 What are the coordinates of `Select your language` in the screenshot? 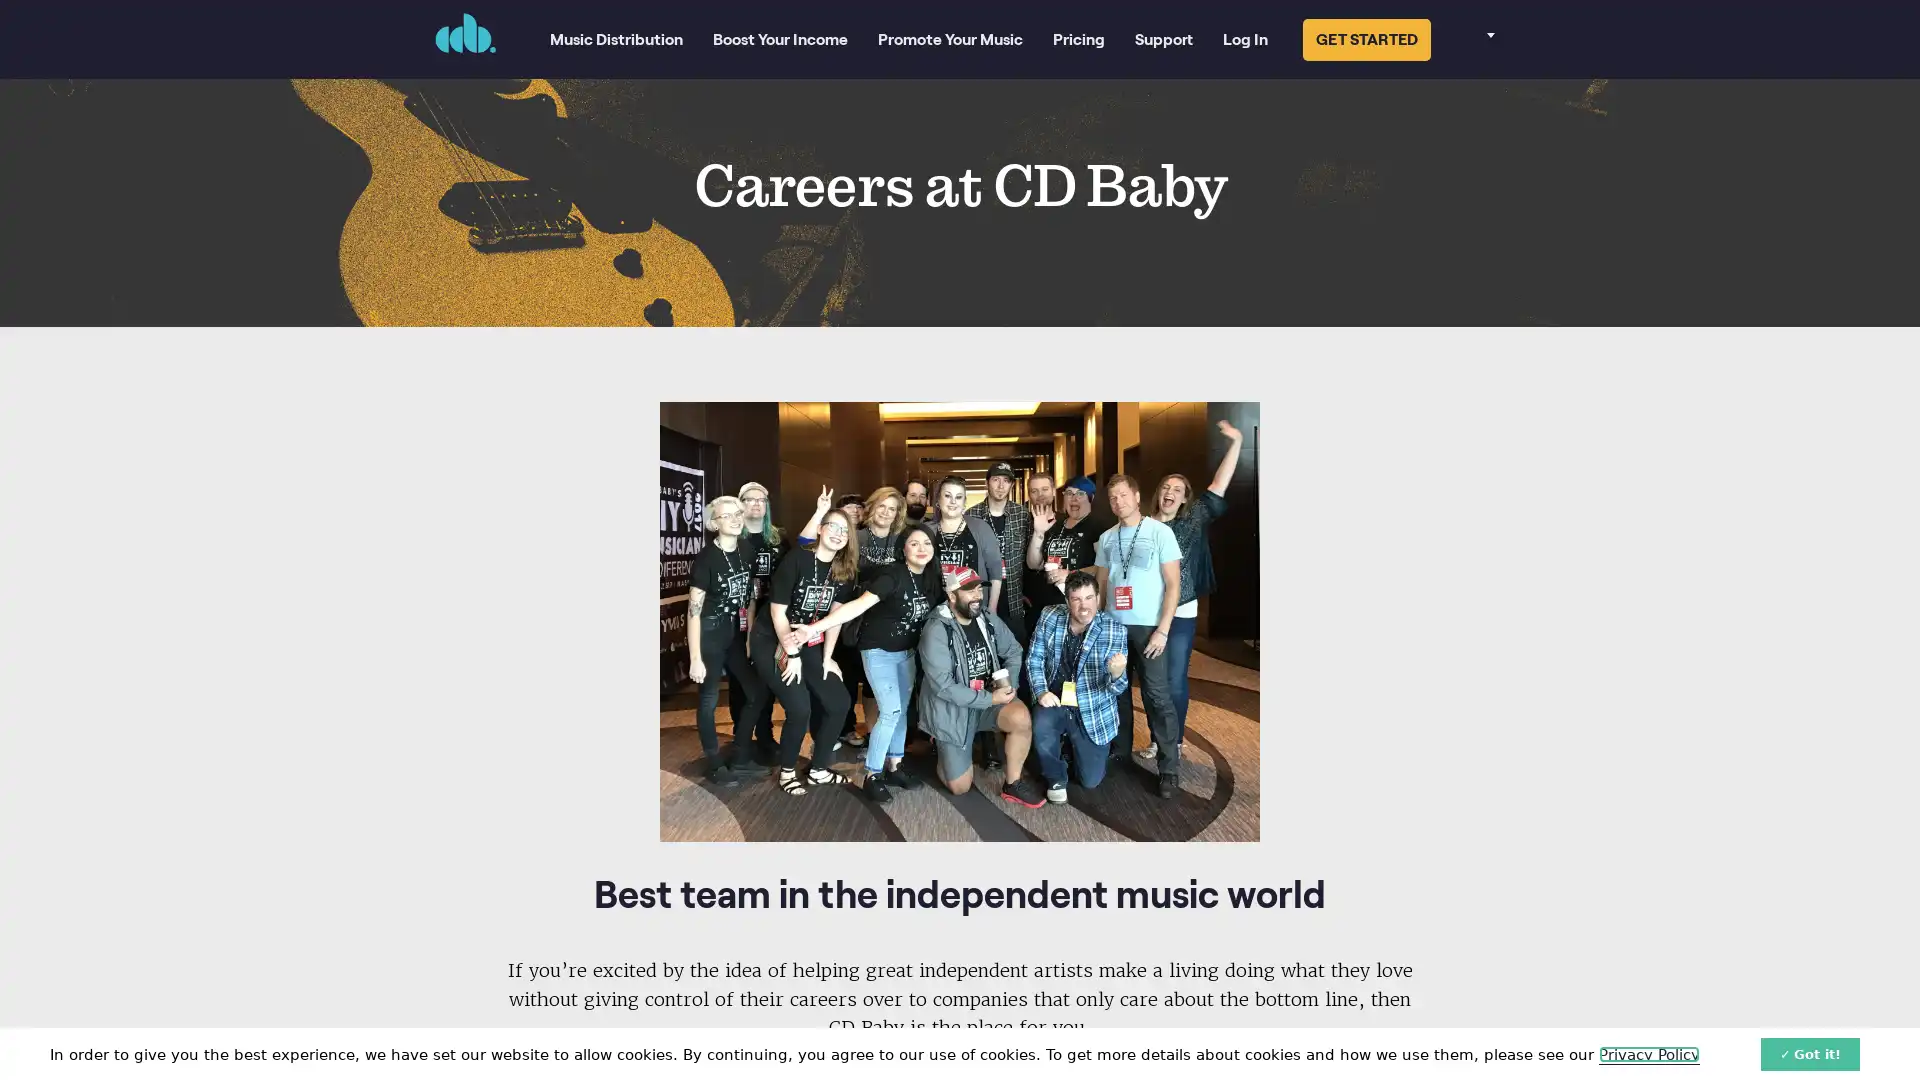 It's located at (1468, 39).